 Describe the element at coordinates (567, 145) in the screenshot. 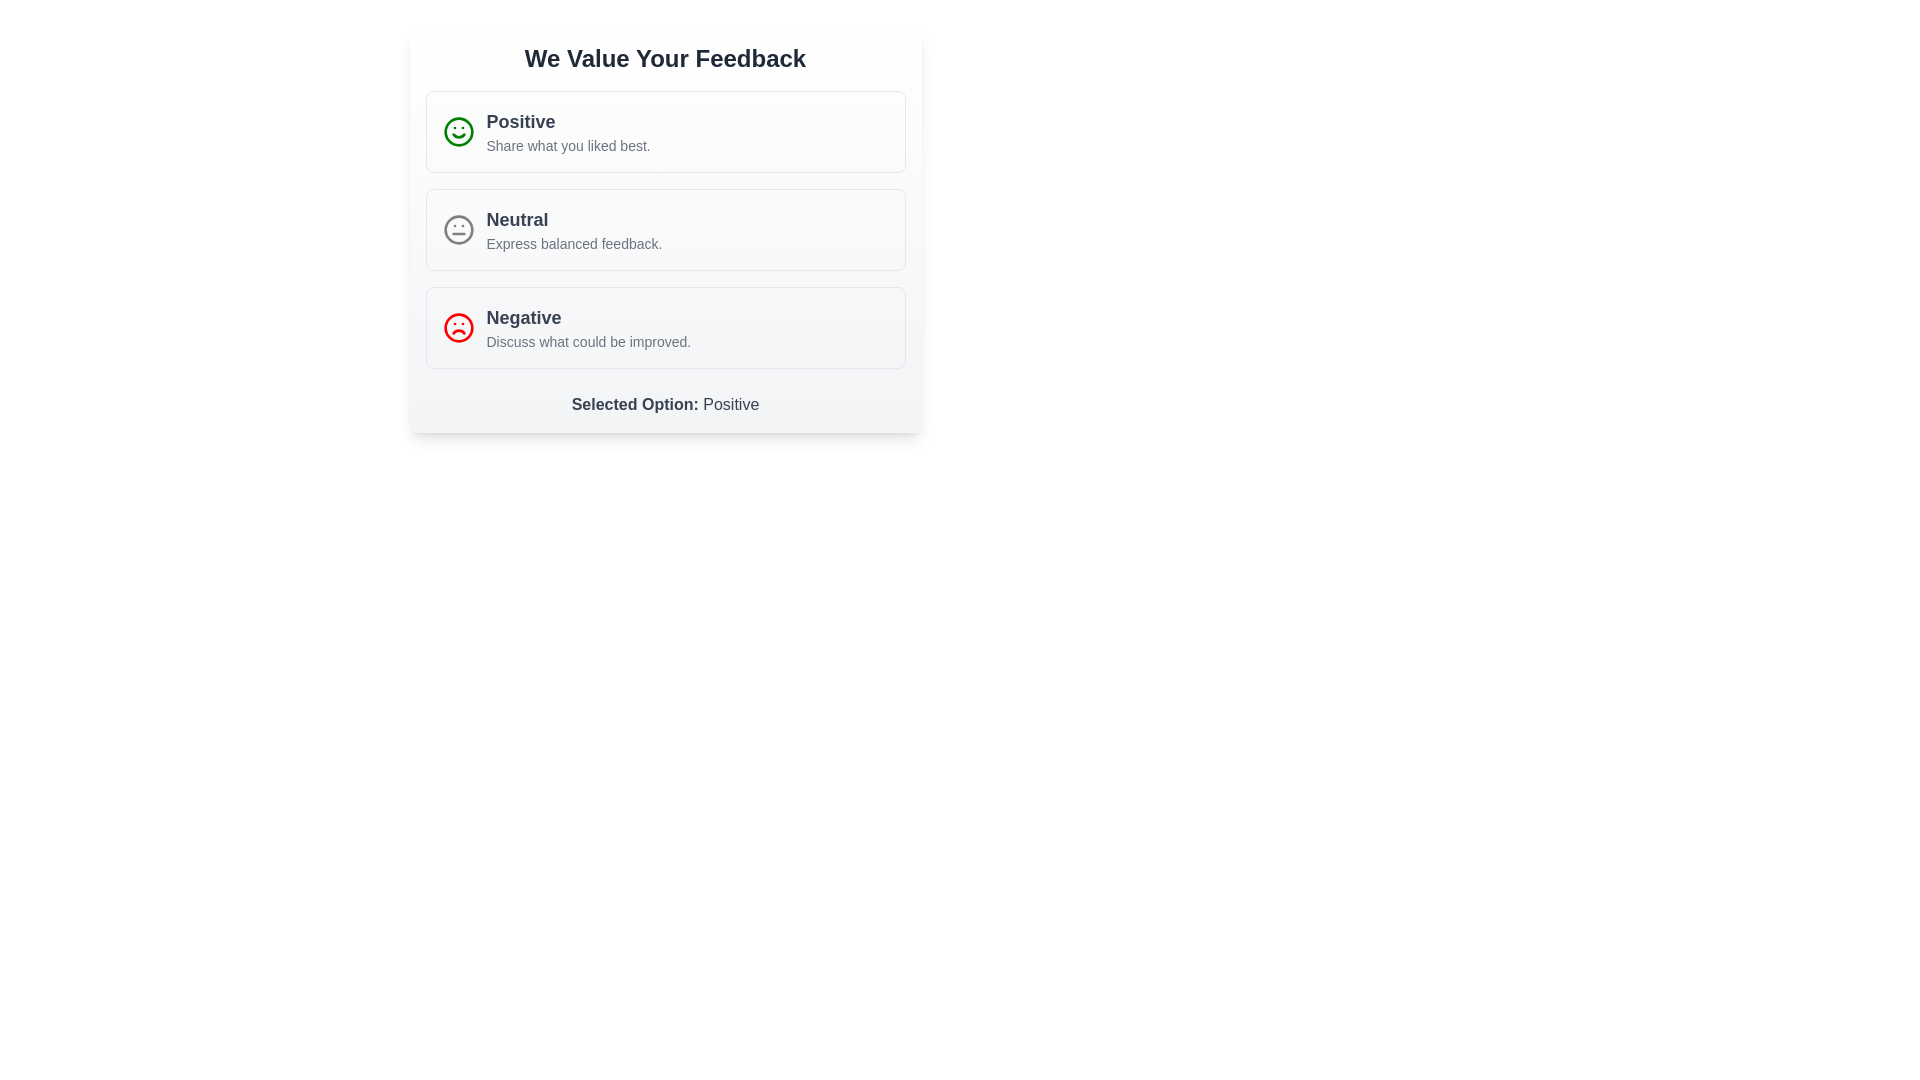

I see `the text label that provides instructions for the 'Positive' feedback option, located immediately below the 'Positive' text in the feedback section` at that location.